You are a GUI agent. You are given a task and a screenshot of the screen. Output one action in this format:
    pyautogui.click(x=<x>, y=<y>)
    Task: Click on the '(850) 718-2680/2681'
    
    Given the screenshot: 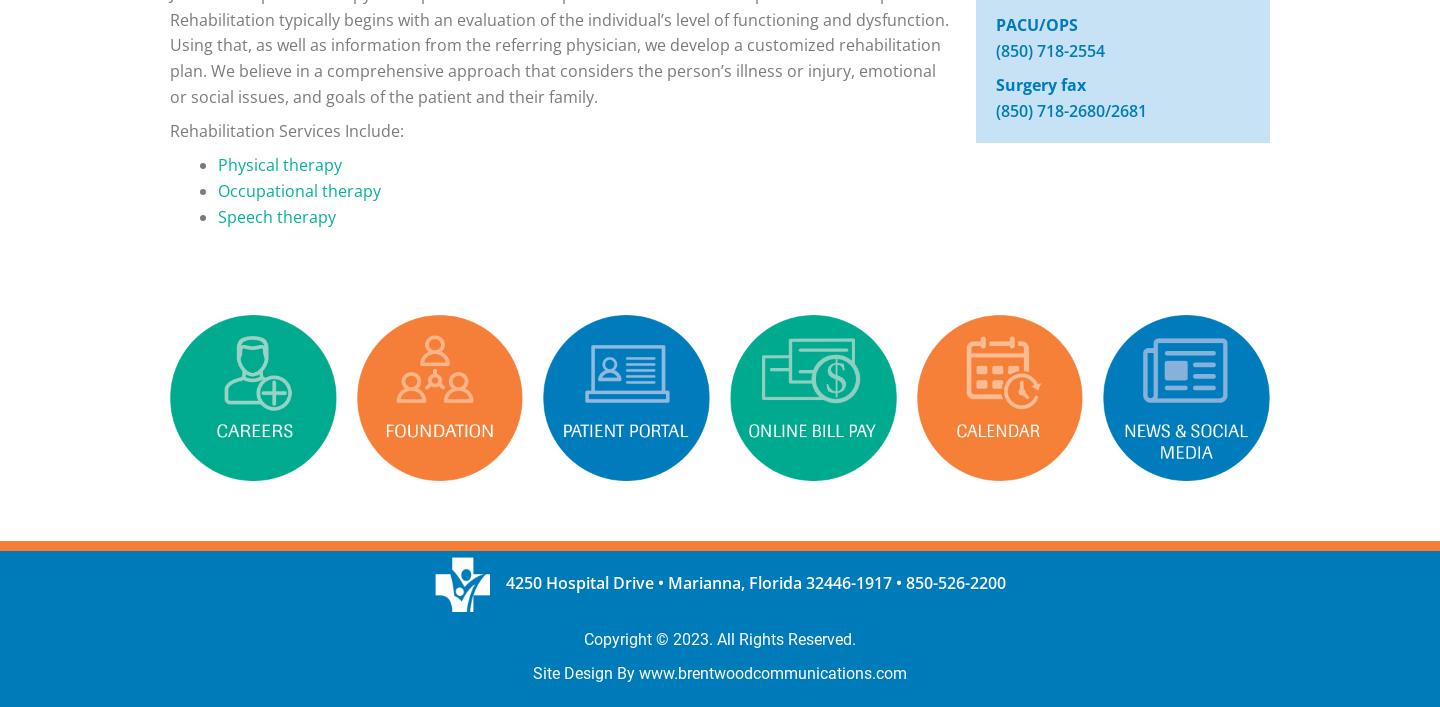 What is the action you would take?
    pyautogui.click(x=1070, y=109)
    